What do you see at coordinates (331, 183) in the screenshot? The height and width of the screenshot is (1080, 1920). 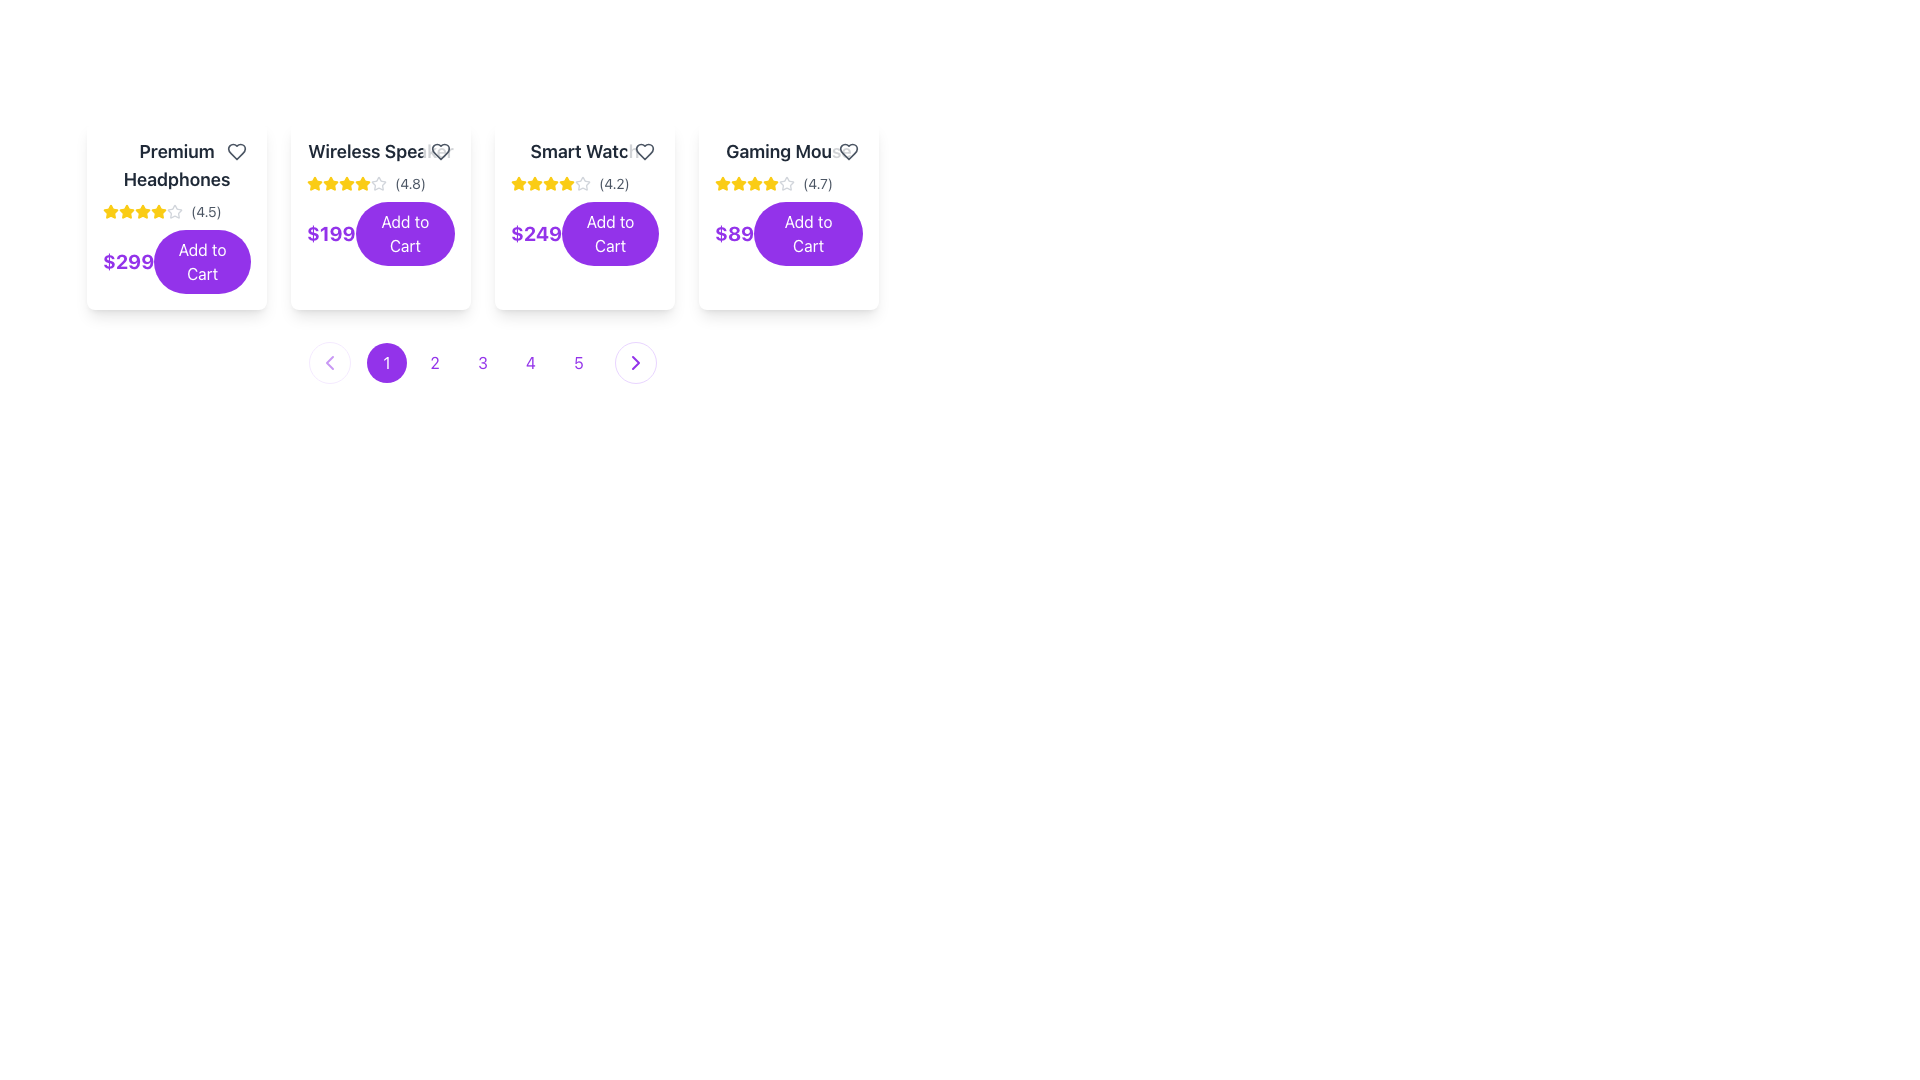 I see `the second star icon` at bounding box center [331, 183].